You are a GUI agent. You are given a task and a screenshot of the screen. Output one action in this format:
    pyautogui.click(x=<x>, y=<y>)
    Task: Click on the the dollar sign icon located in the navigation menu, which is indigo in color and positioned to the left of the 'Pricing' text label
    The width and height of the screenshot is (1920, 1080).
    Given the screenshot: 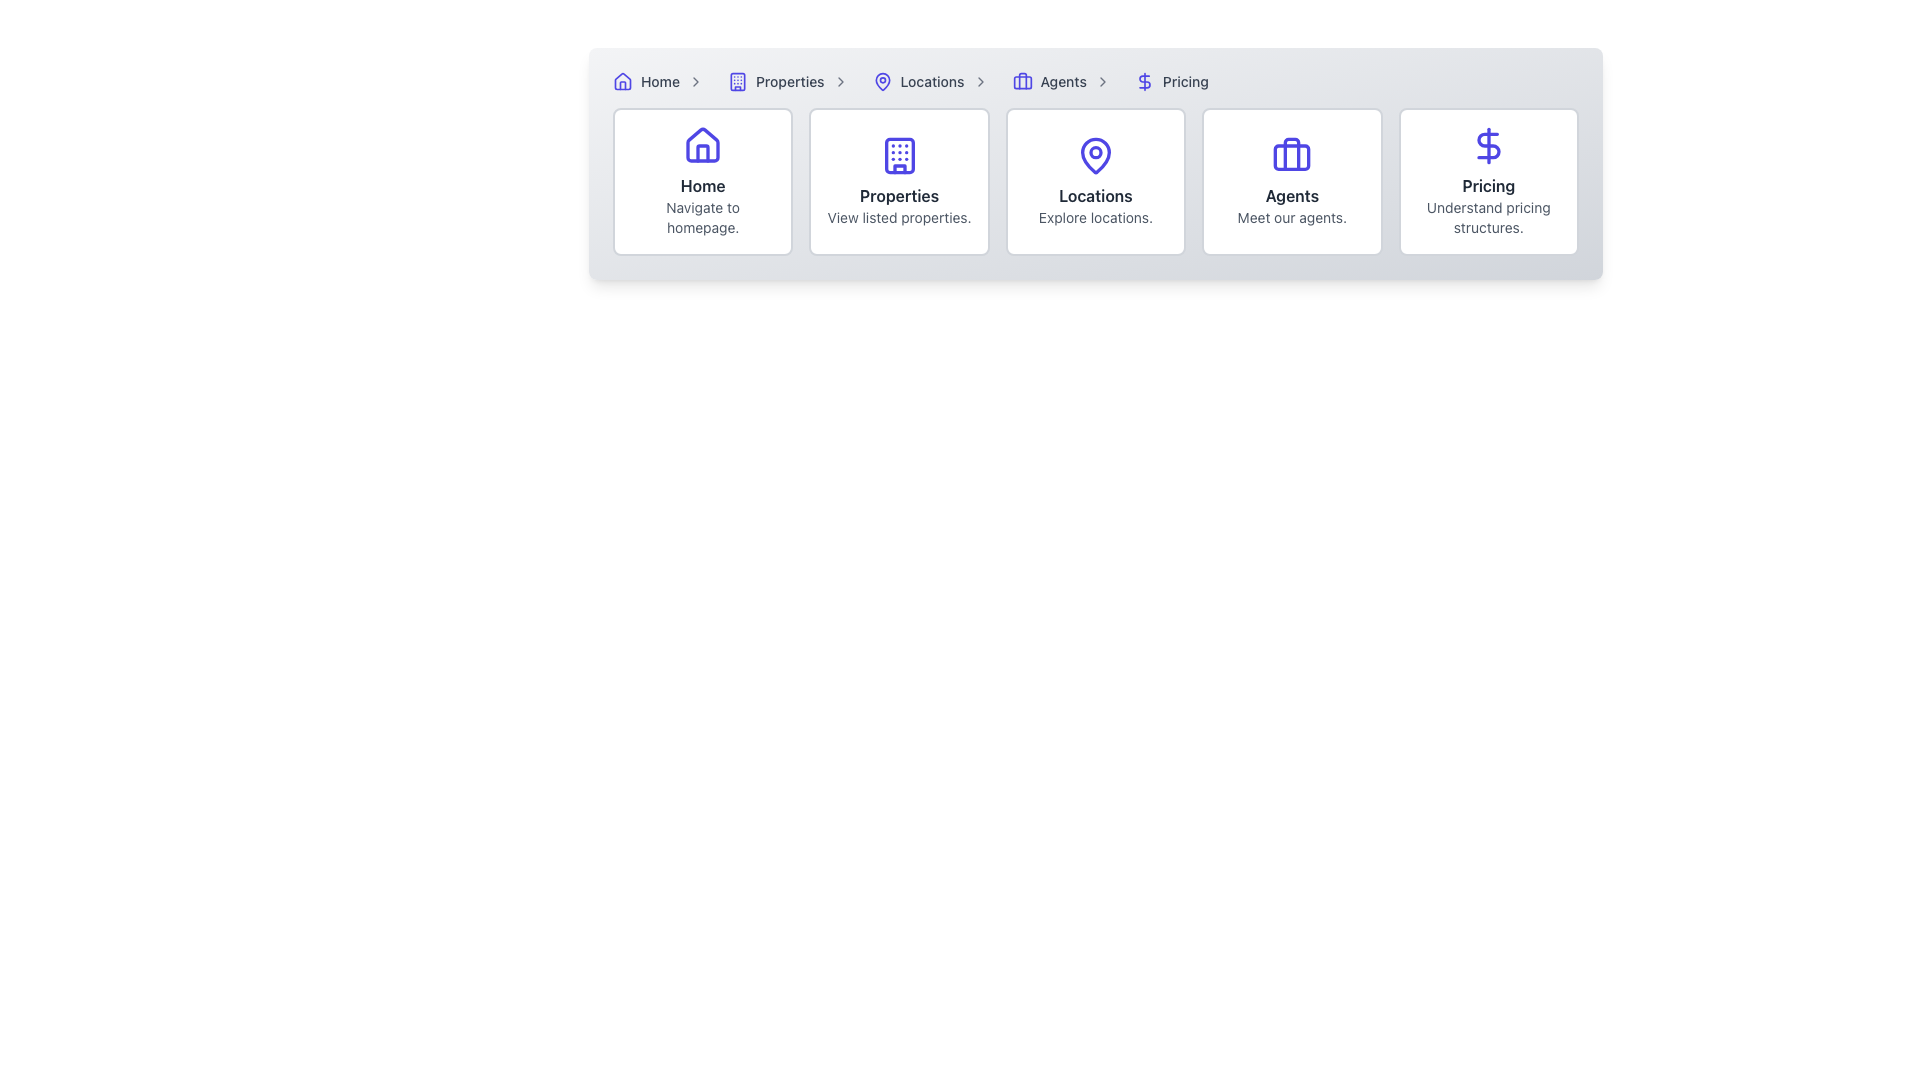 What is the action you would take?
    pyautogui.click(x=1144, y=80)
    